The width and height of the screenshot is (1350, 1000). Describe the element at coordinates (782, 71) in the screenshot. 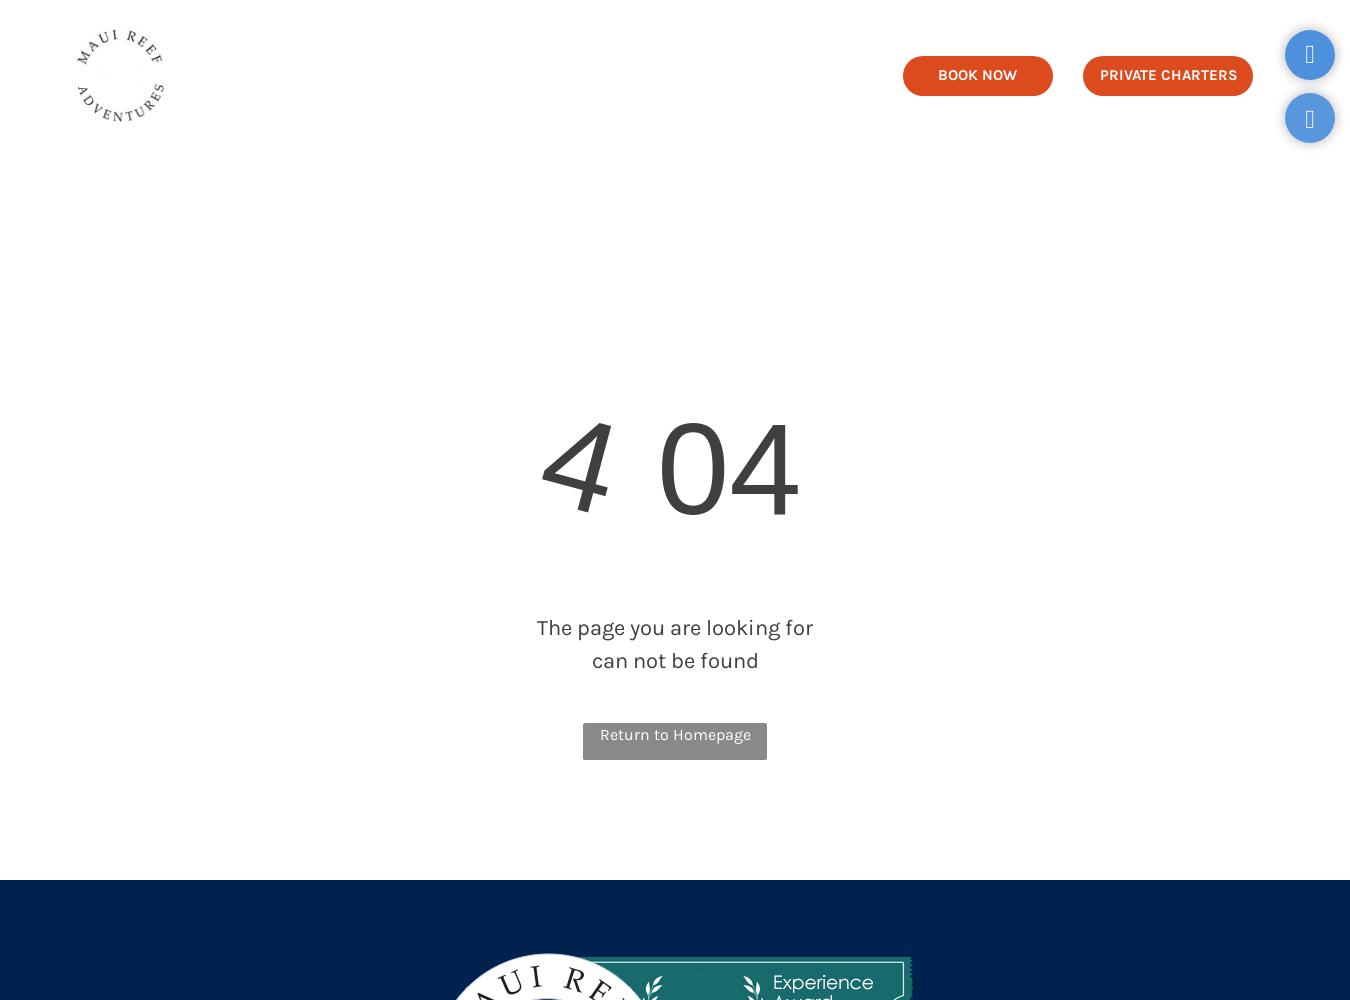

I see `'FAQ'` at that location.